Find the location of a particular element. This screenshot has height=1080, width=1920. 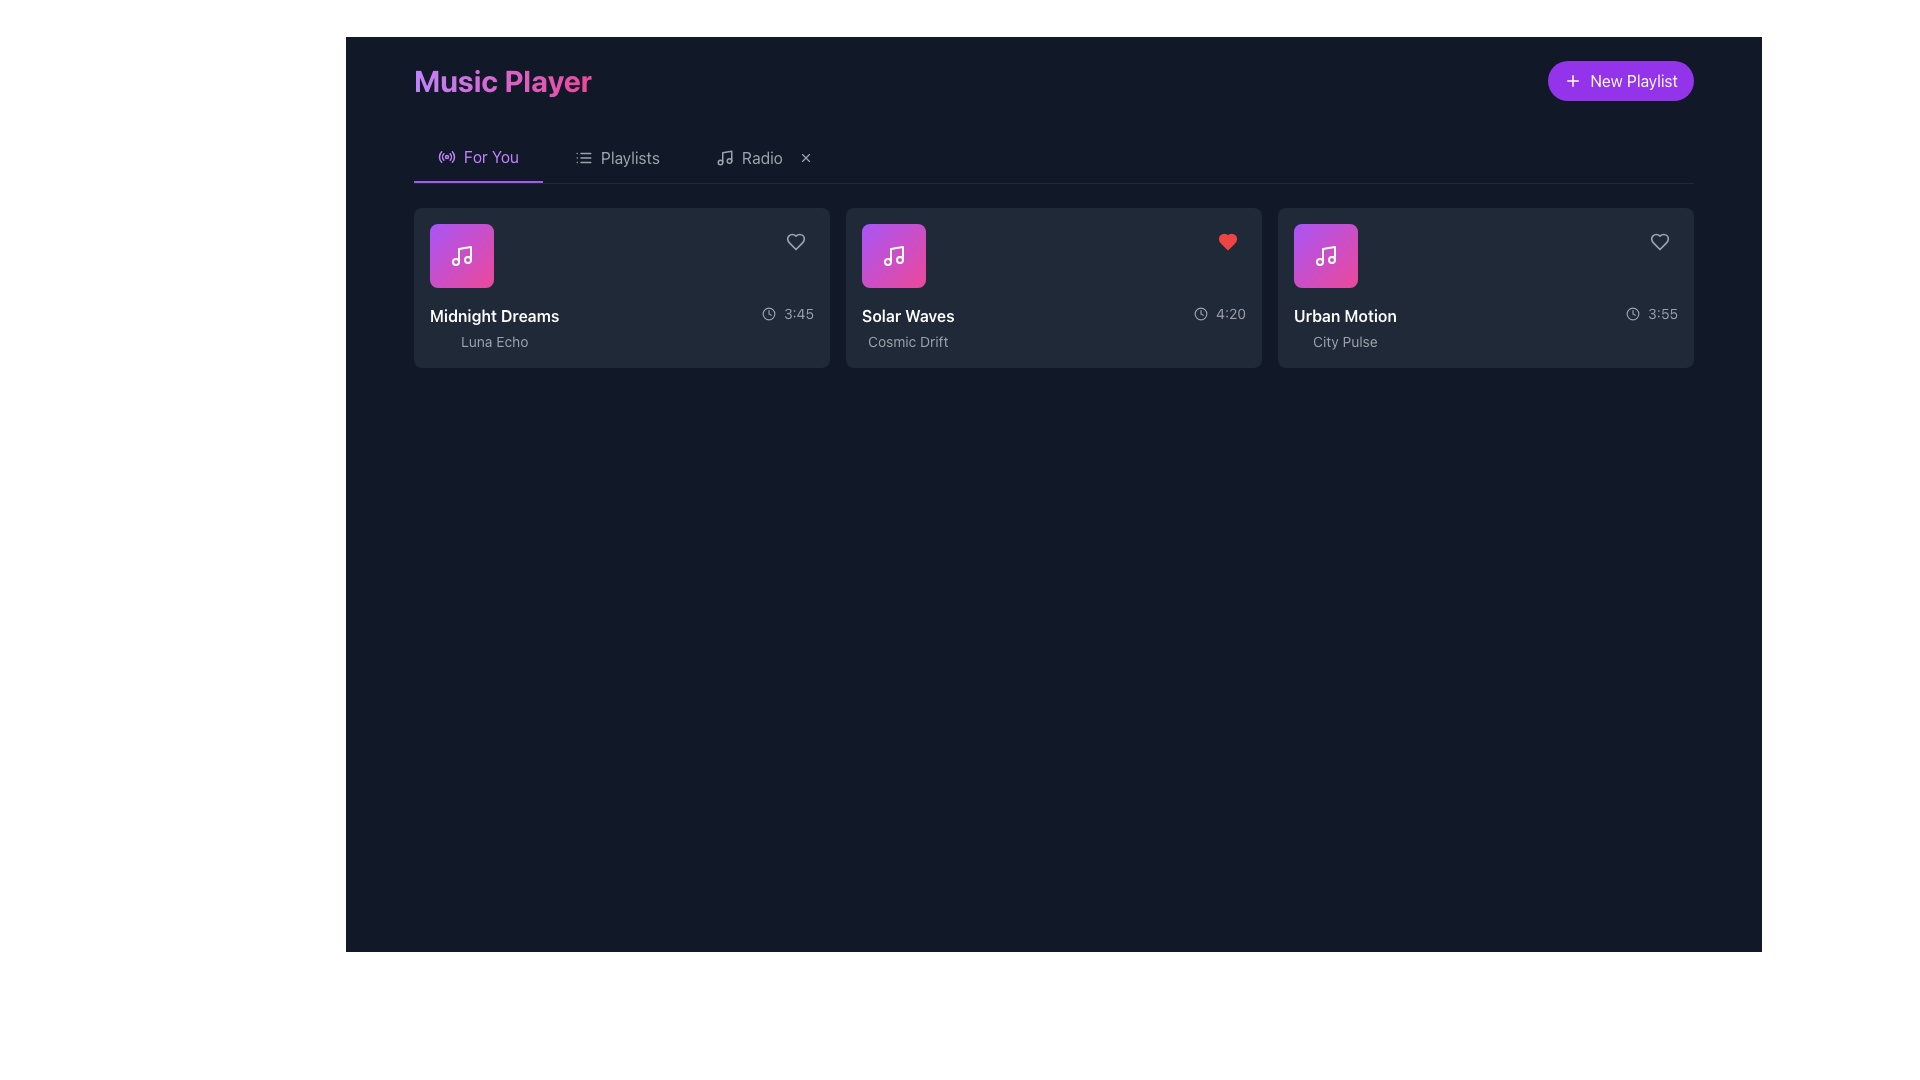

the 'New Playlist' button icon, which visually indicates the purpose of creating a new playlist is located at coordinates (1572, 80).